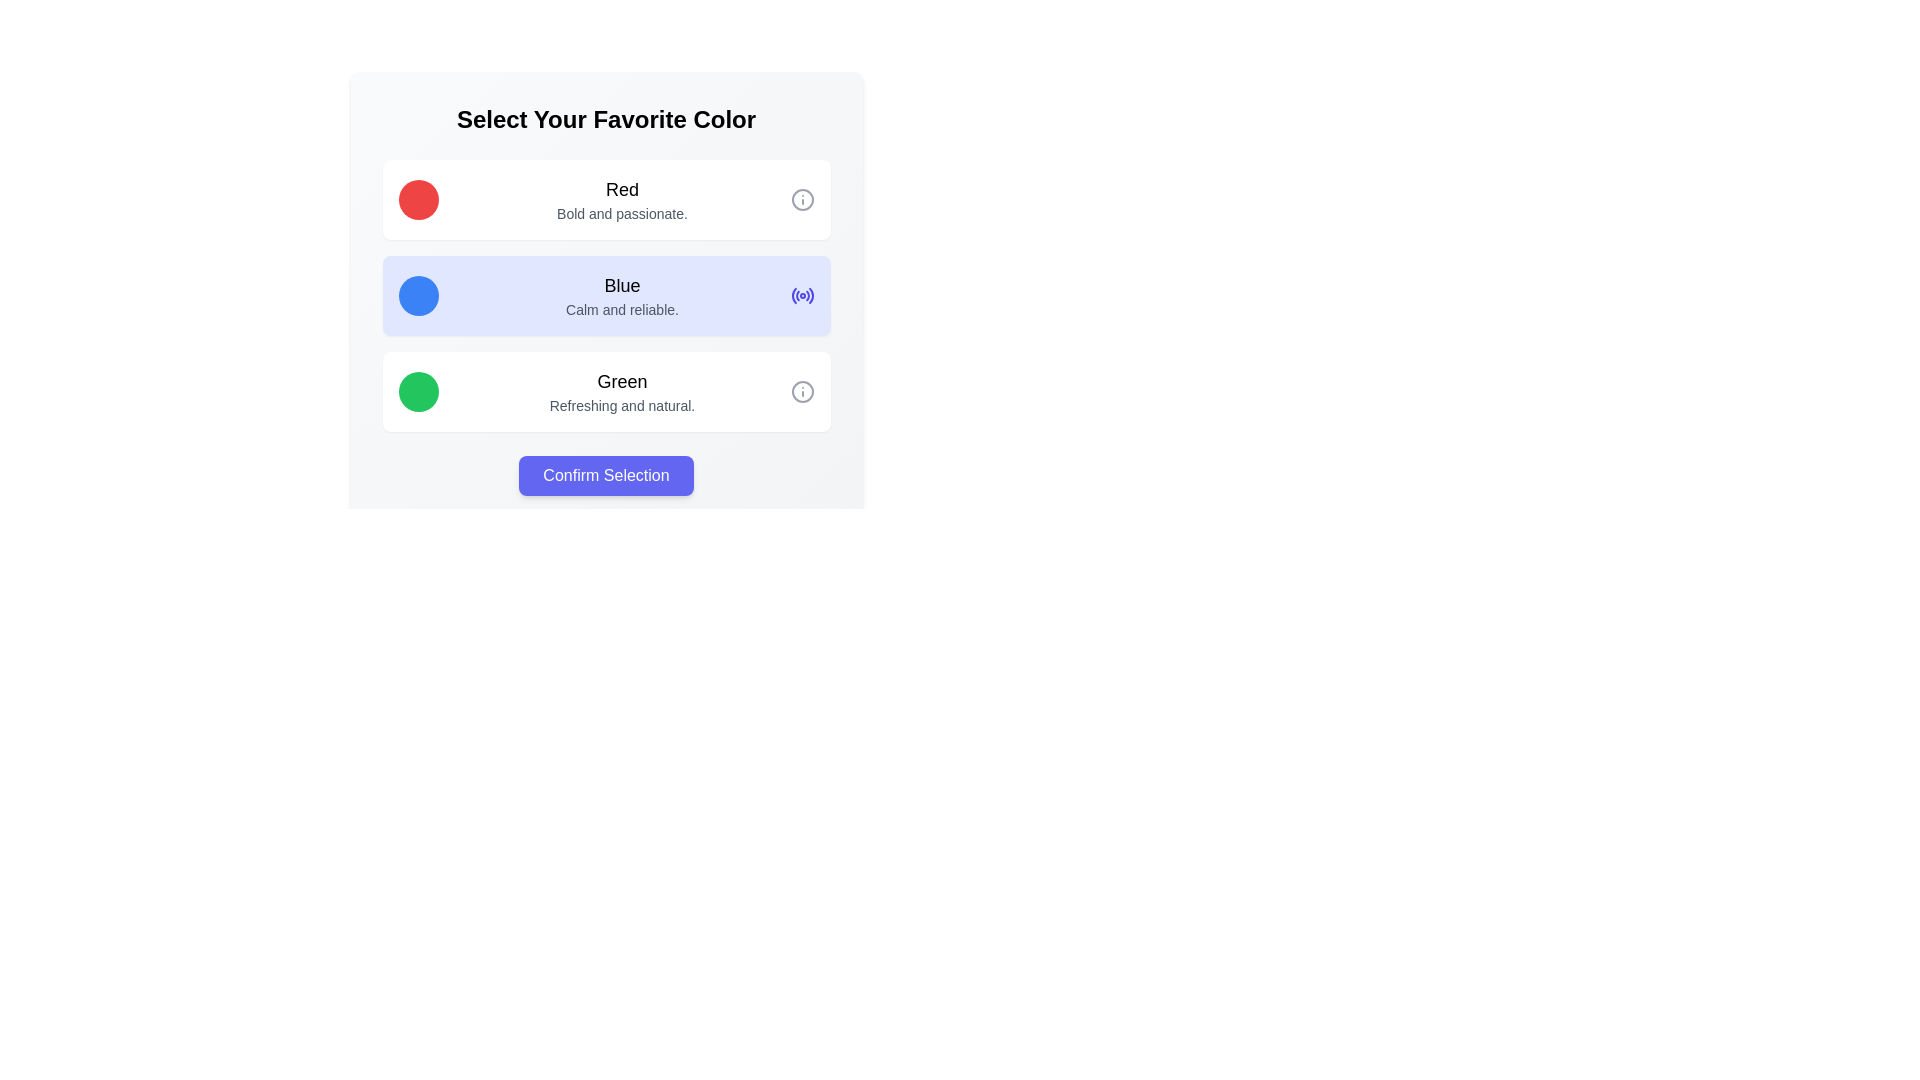 This screenshot has height=1080, width=1920. Describe the element at coordinates (605, 392) in the screenshot. I see `the selectable list item for the color green, which is the third option in the vertical list of color choices` at that location.